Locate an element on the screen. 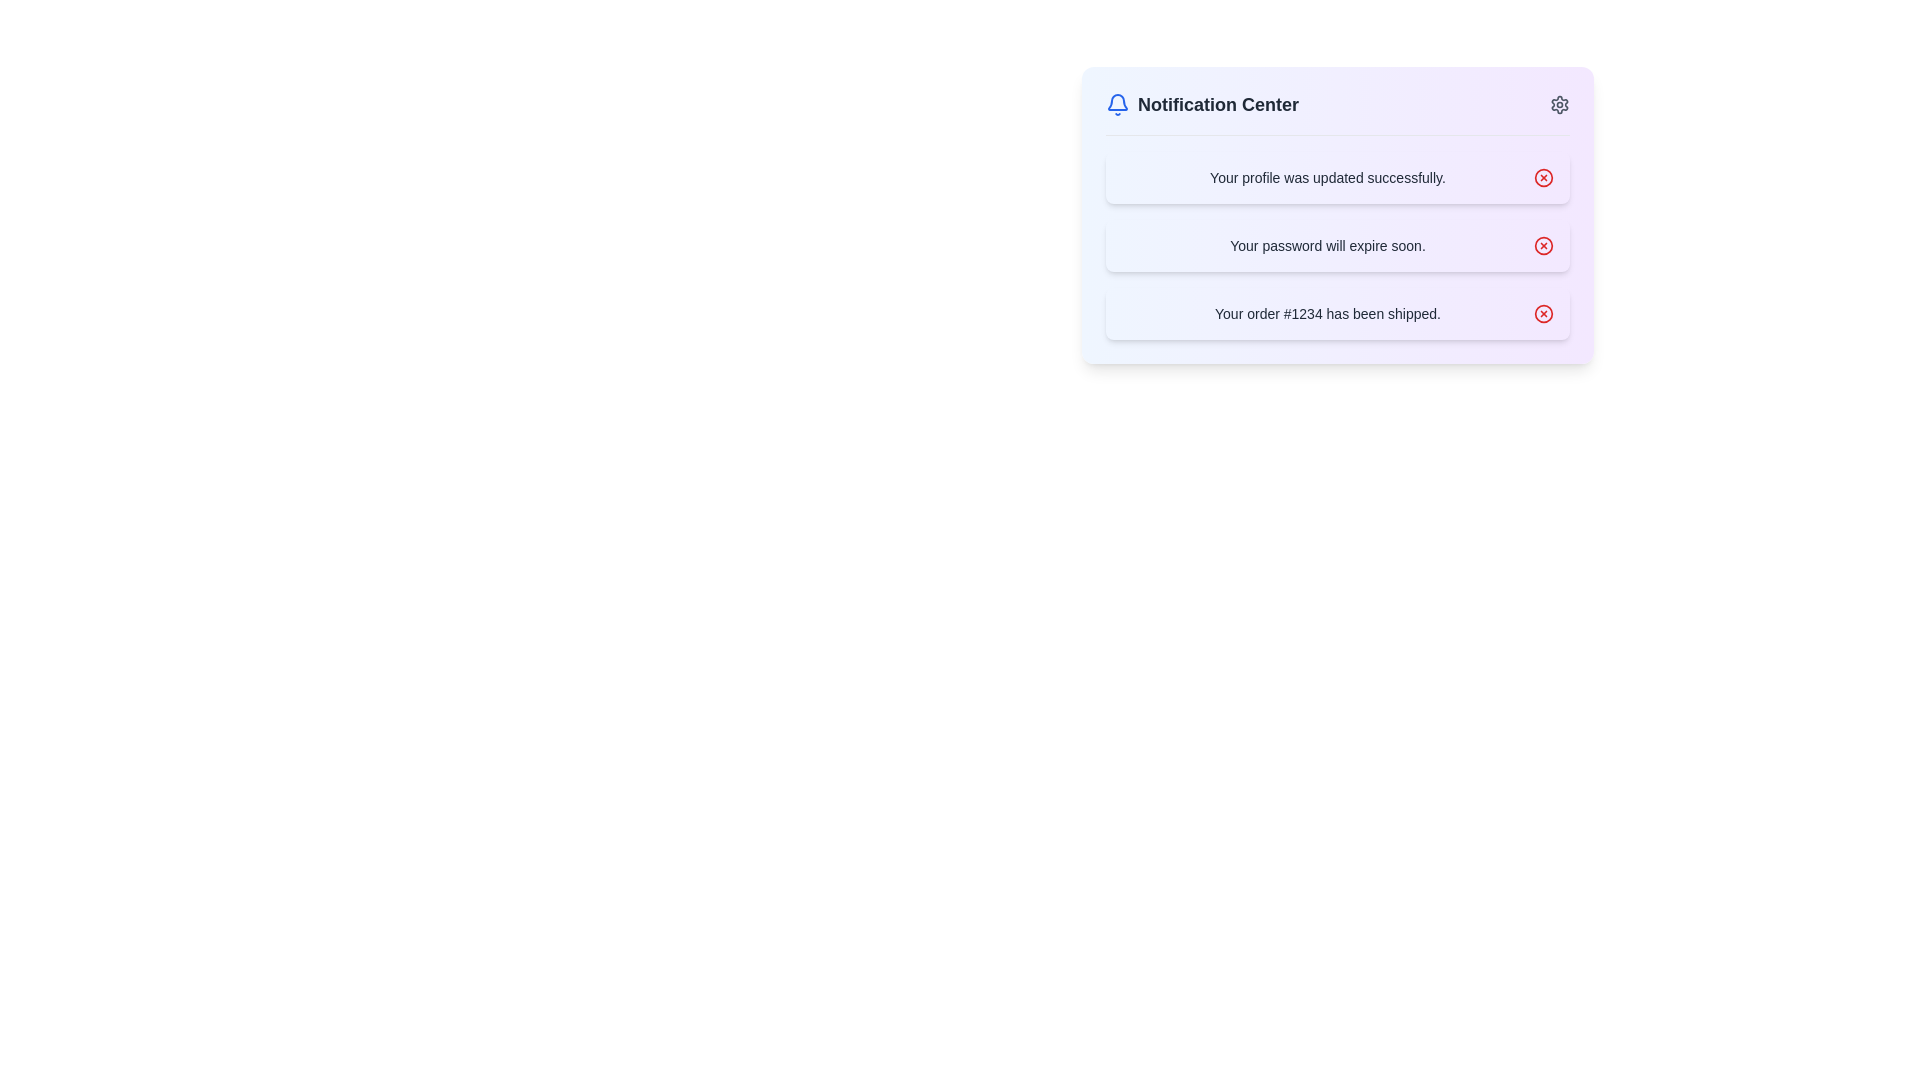 This screenshot has height=1080, width=1920. the second notification item in the Notification Center is located at coordinates (1338, 245).